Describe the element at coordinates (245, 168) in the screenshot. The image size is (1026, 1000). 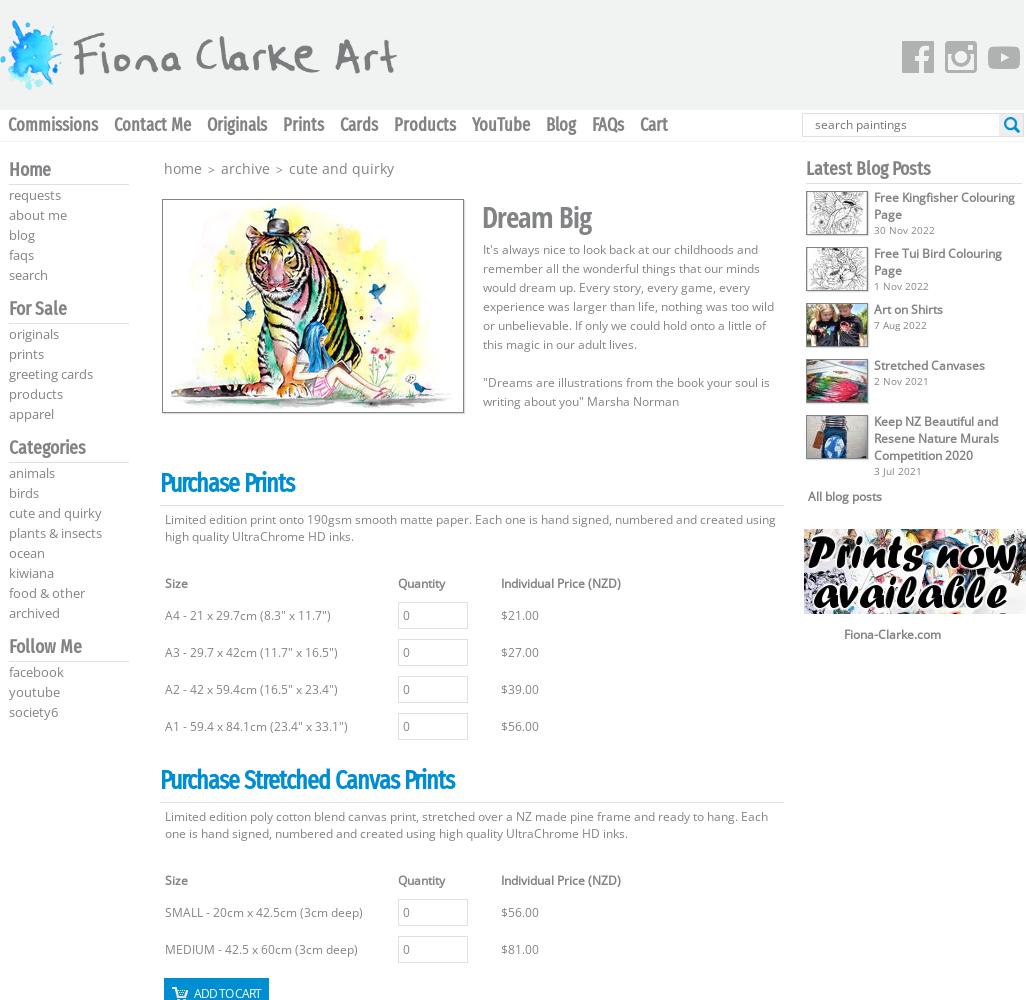
I see `'archive'` at that location.